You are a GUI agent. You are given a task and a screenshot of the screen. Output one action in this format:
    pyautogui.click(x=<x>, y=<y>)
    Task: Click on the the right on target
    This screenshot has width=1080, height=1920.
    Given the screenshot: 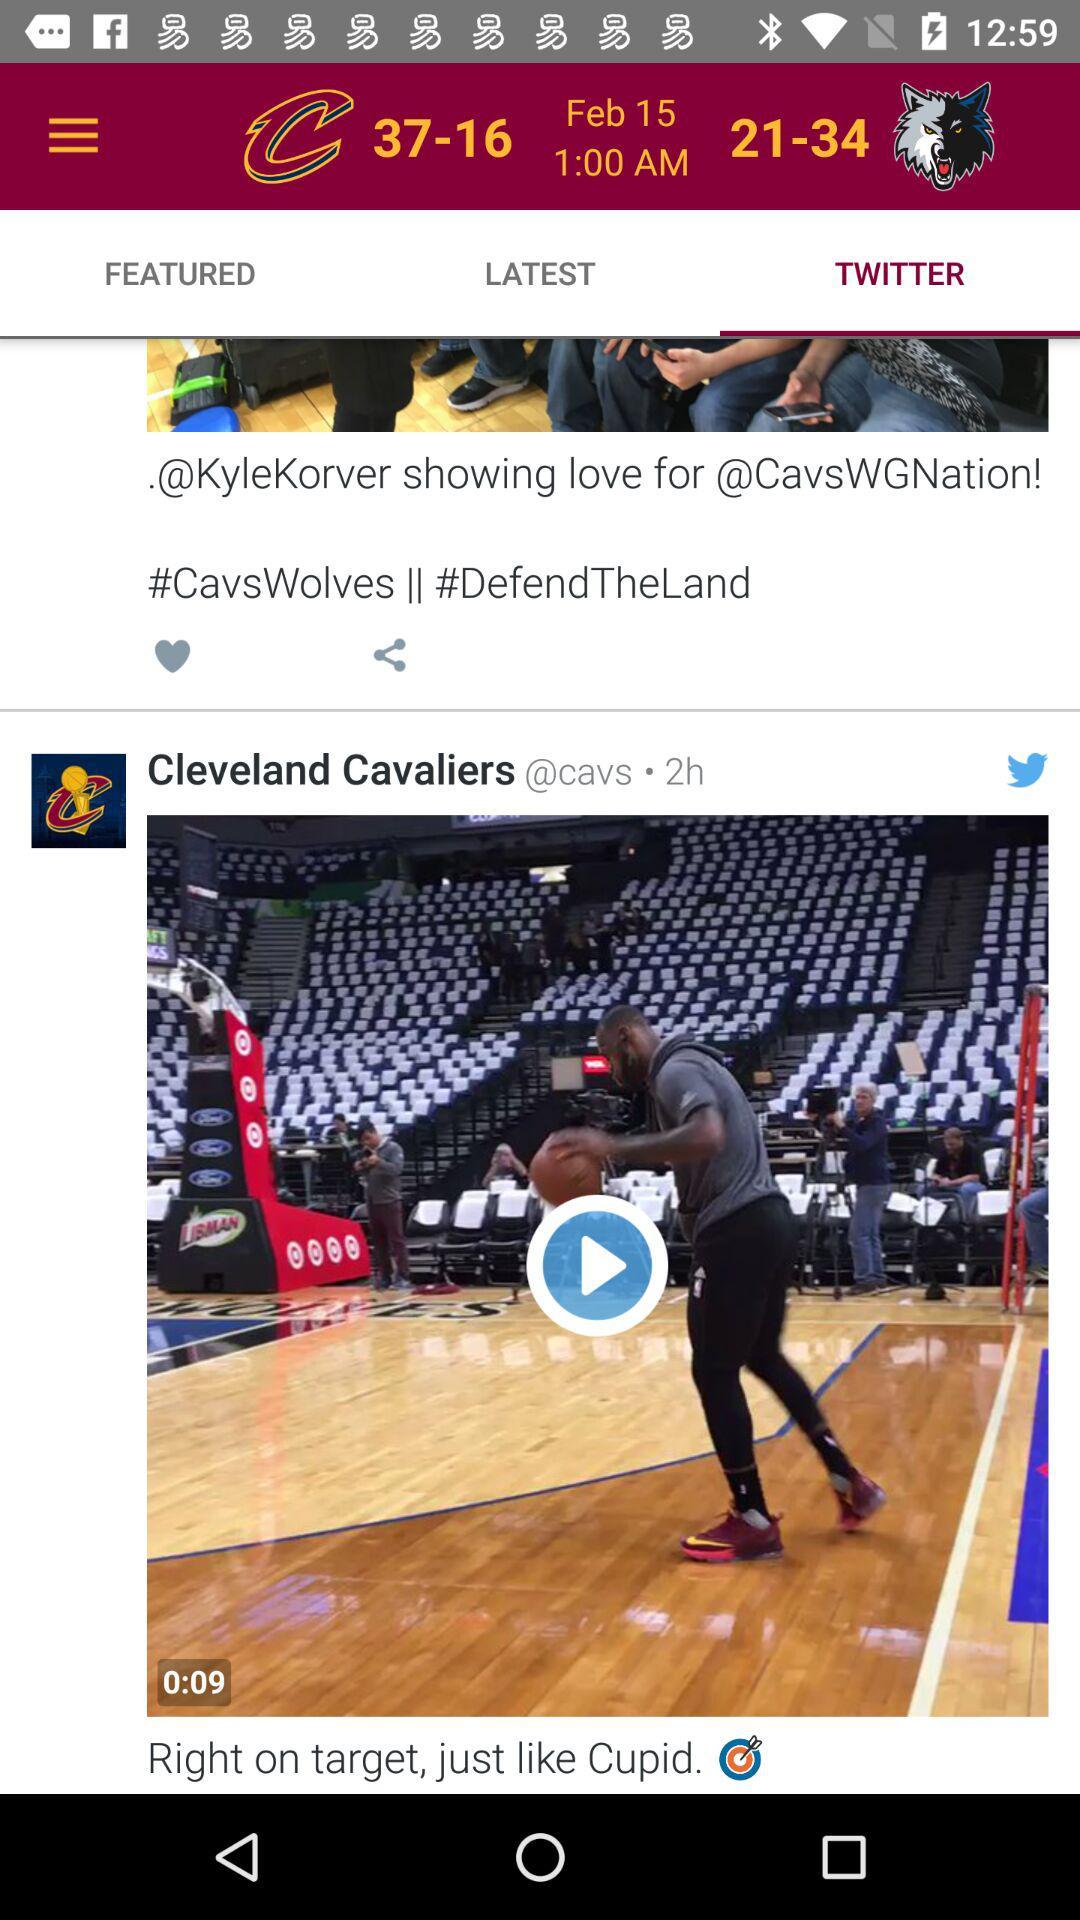 What is the action you would take?
    pyautogui.click(x=596, y=1761)
    